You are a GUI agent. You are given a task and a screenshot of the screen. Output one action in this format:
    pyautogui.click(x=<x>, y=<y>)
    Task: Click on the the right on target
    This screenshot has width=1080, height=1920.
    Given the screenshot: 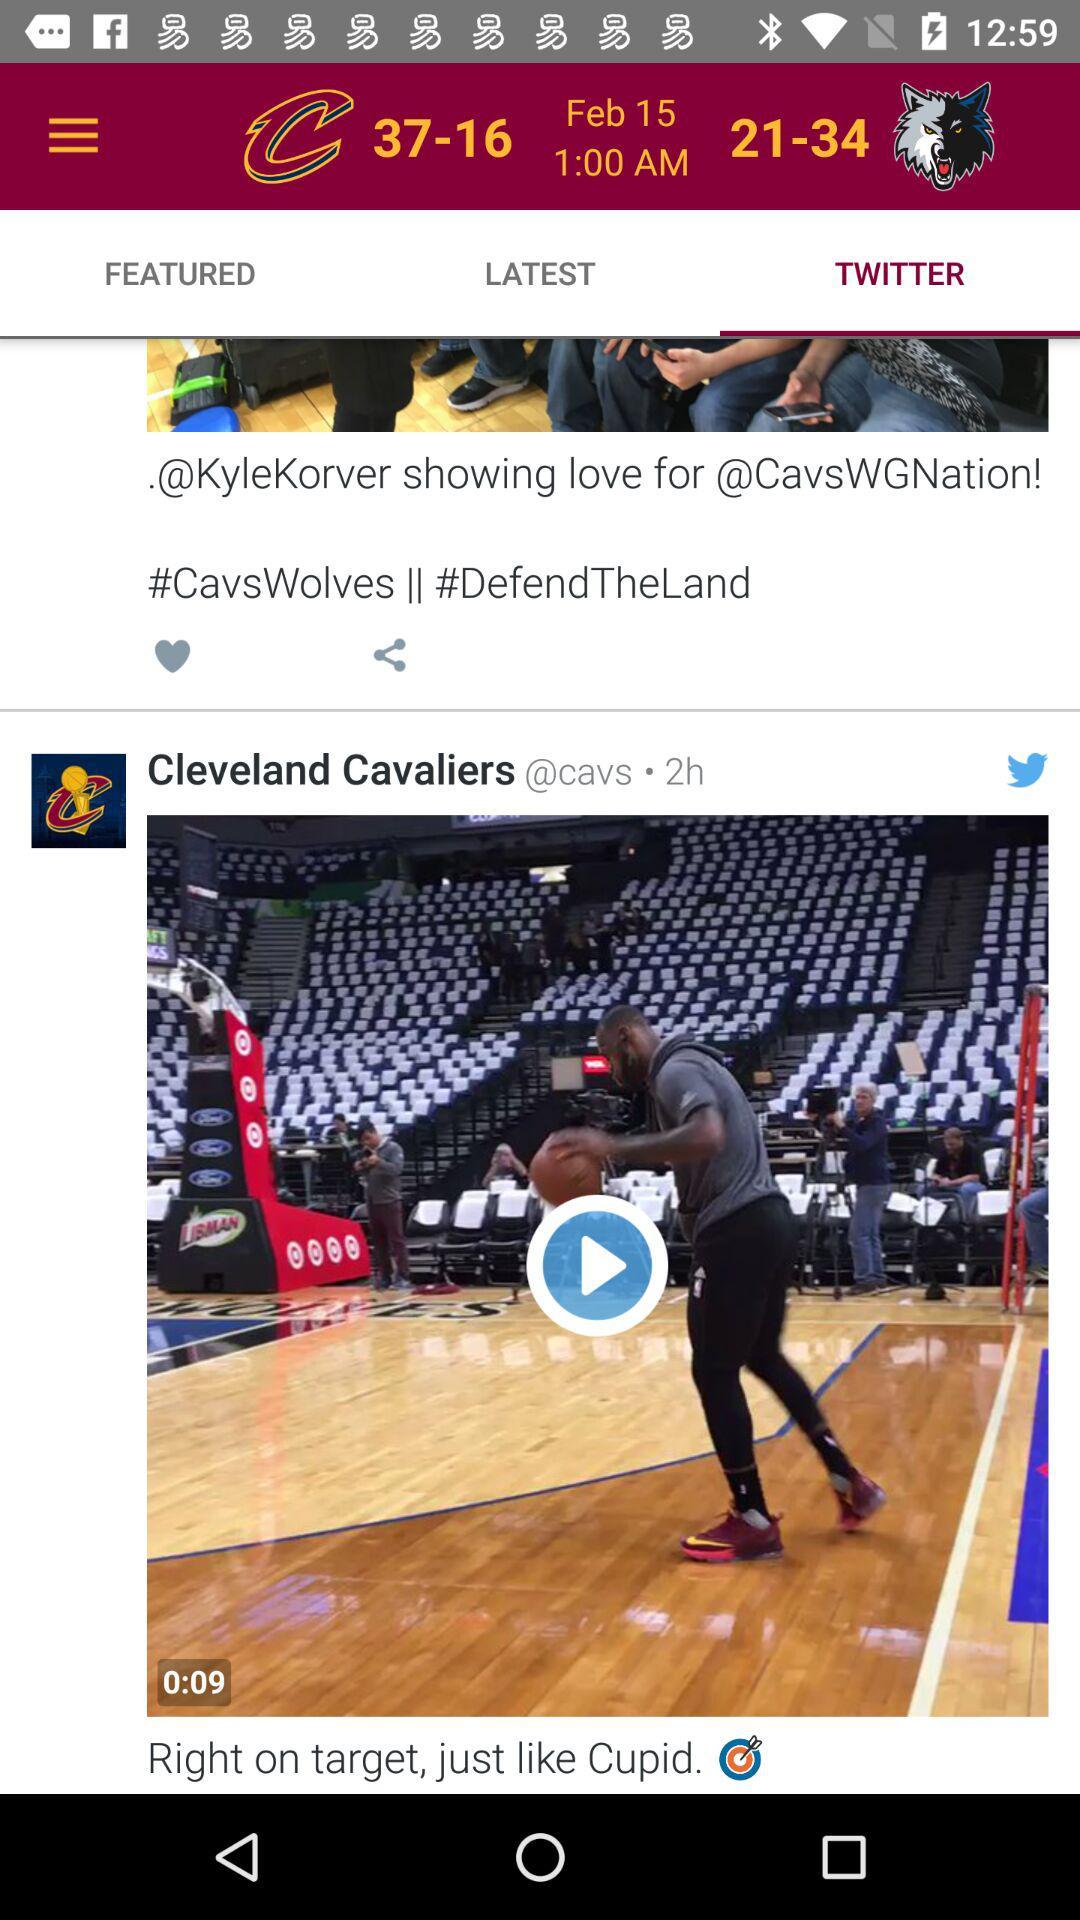 What is the action you would take?
    pyautogui.click(x=596, y=1761)
    